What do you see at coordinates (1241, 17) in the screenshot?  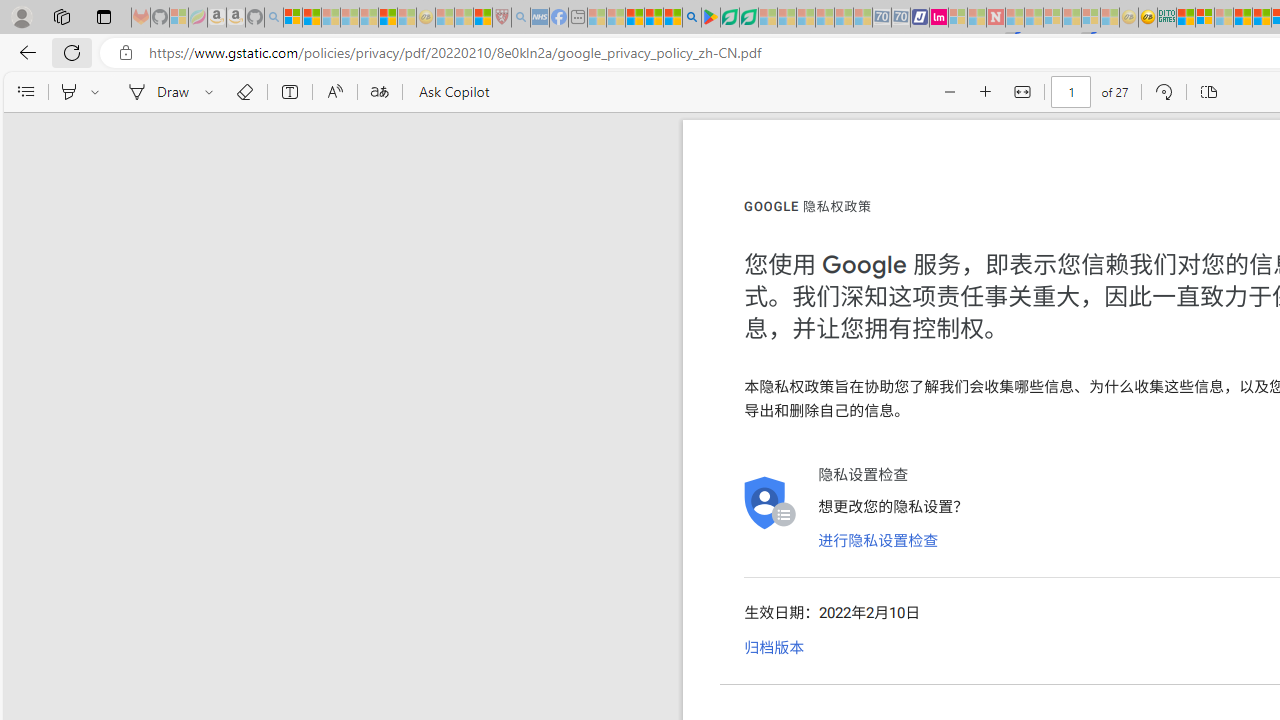 I see `'Expert Portfolios'` at bounding box center [1241, 17].